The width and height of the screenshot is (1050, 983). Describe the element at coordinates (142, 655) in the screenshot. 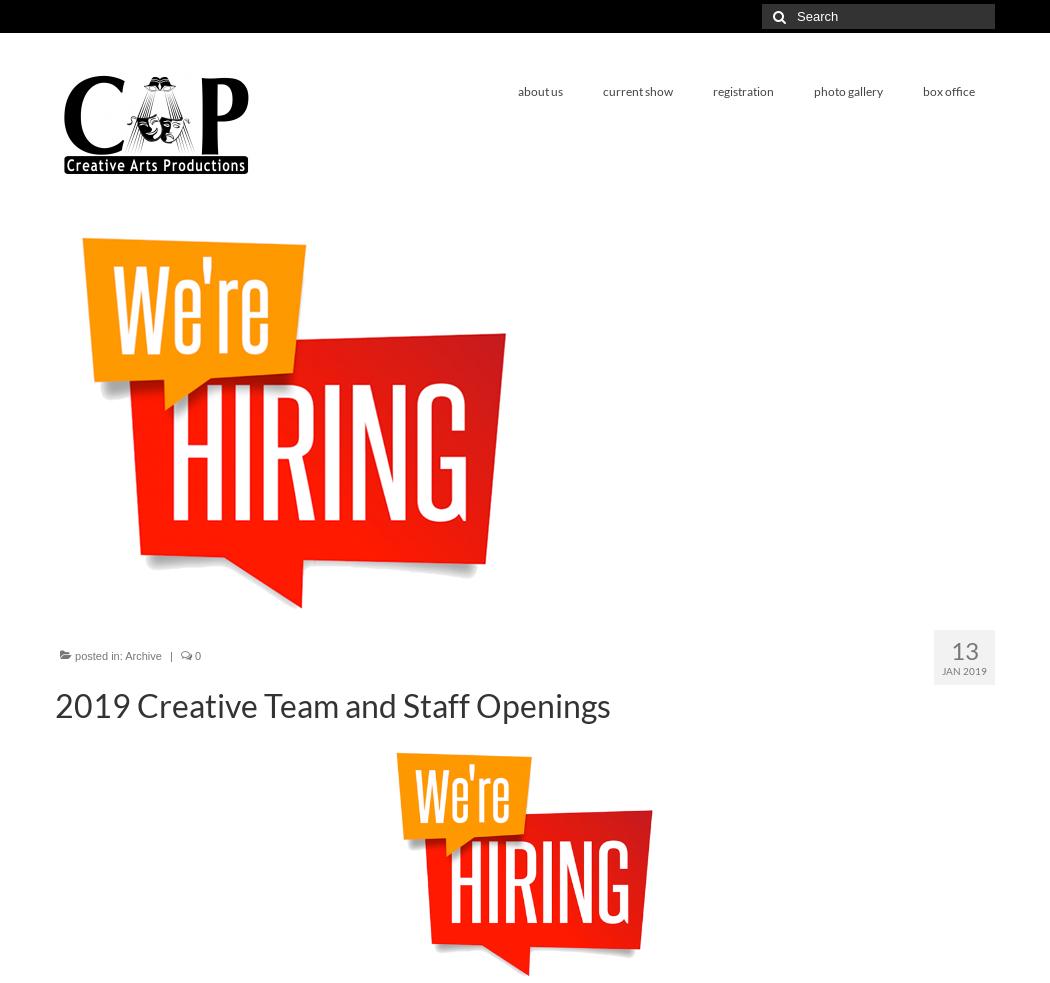

I see `'Archive'` at that location.